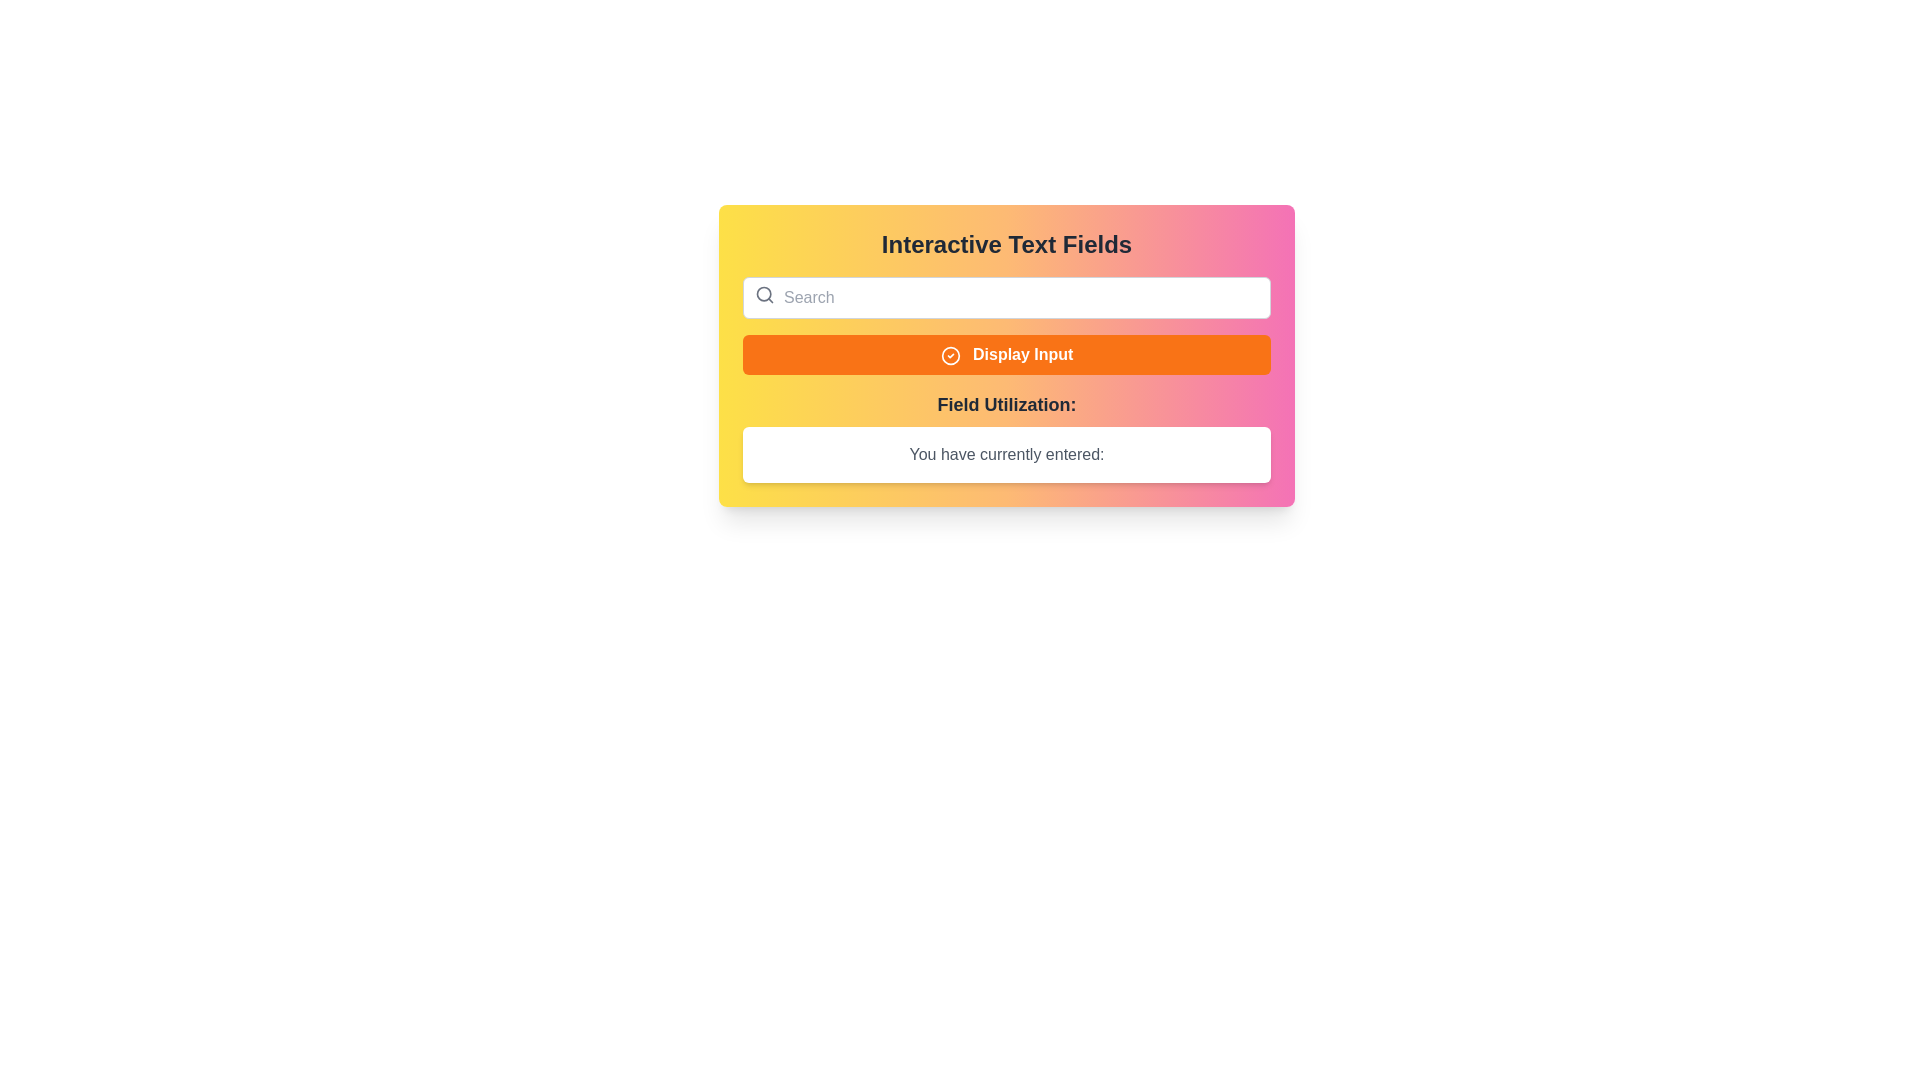 Image resolution: width=1920 pixels, height=1080 pixels. What do you see at coordinates (1007, 244) in the screenshot?
I see `the static text label that displays 'Interactive Text Fields', which is styled in bold 2xl font and positioned at the top of a gradient-colored card` at bounding box center [1007, 244].